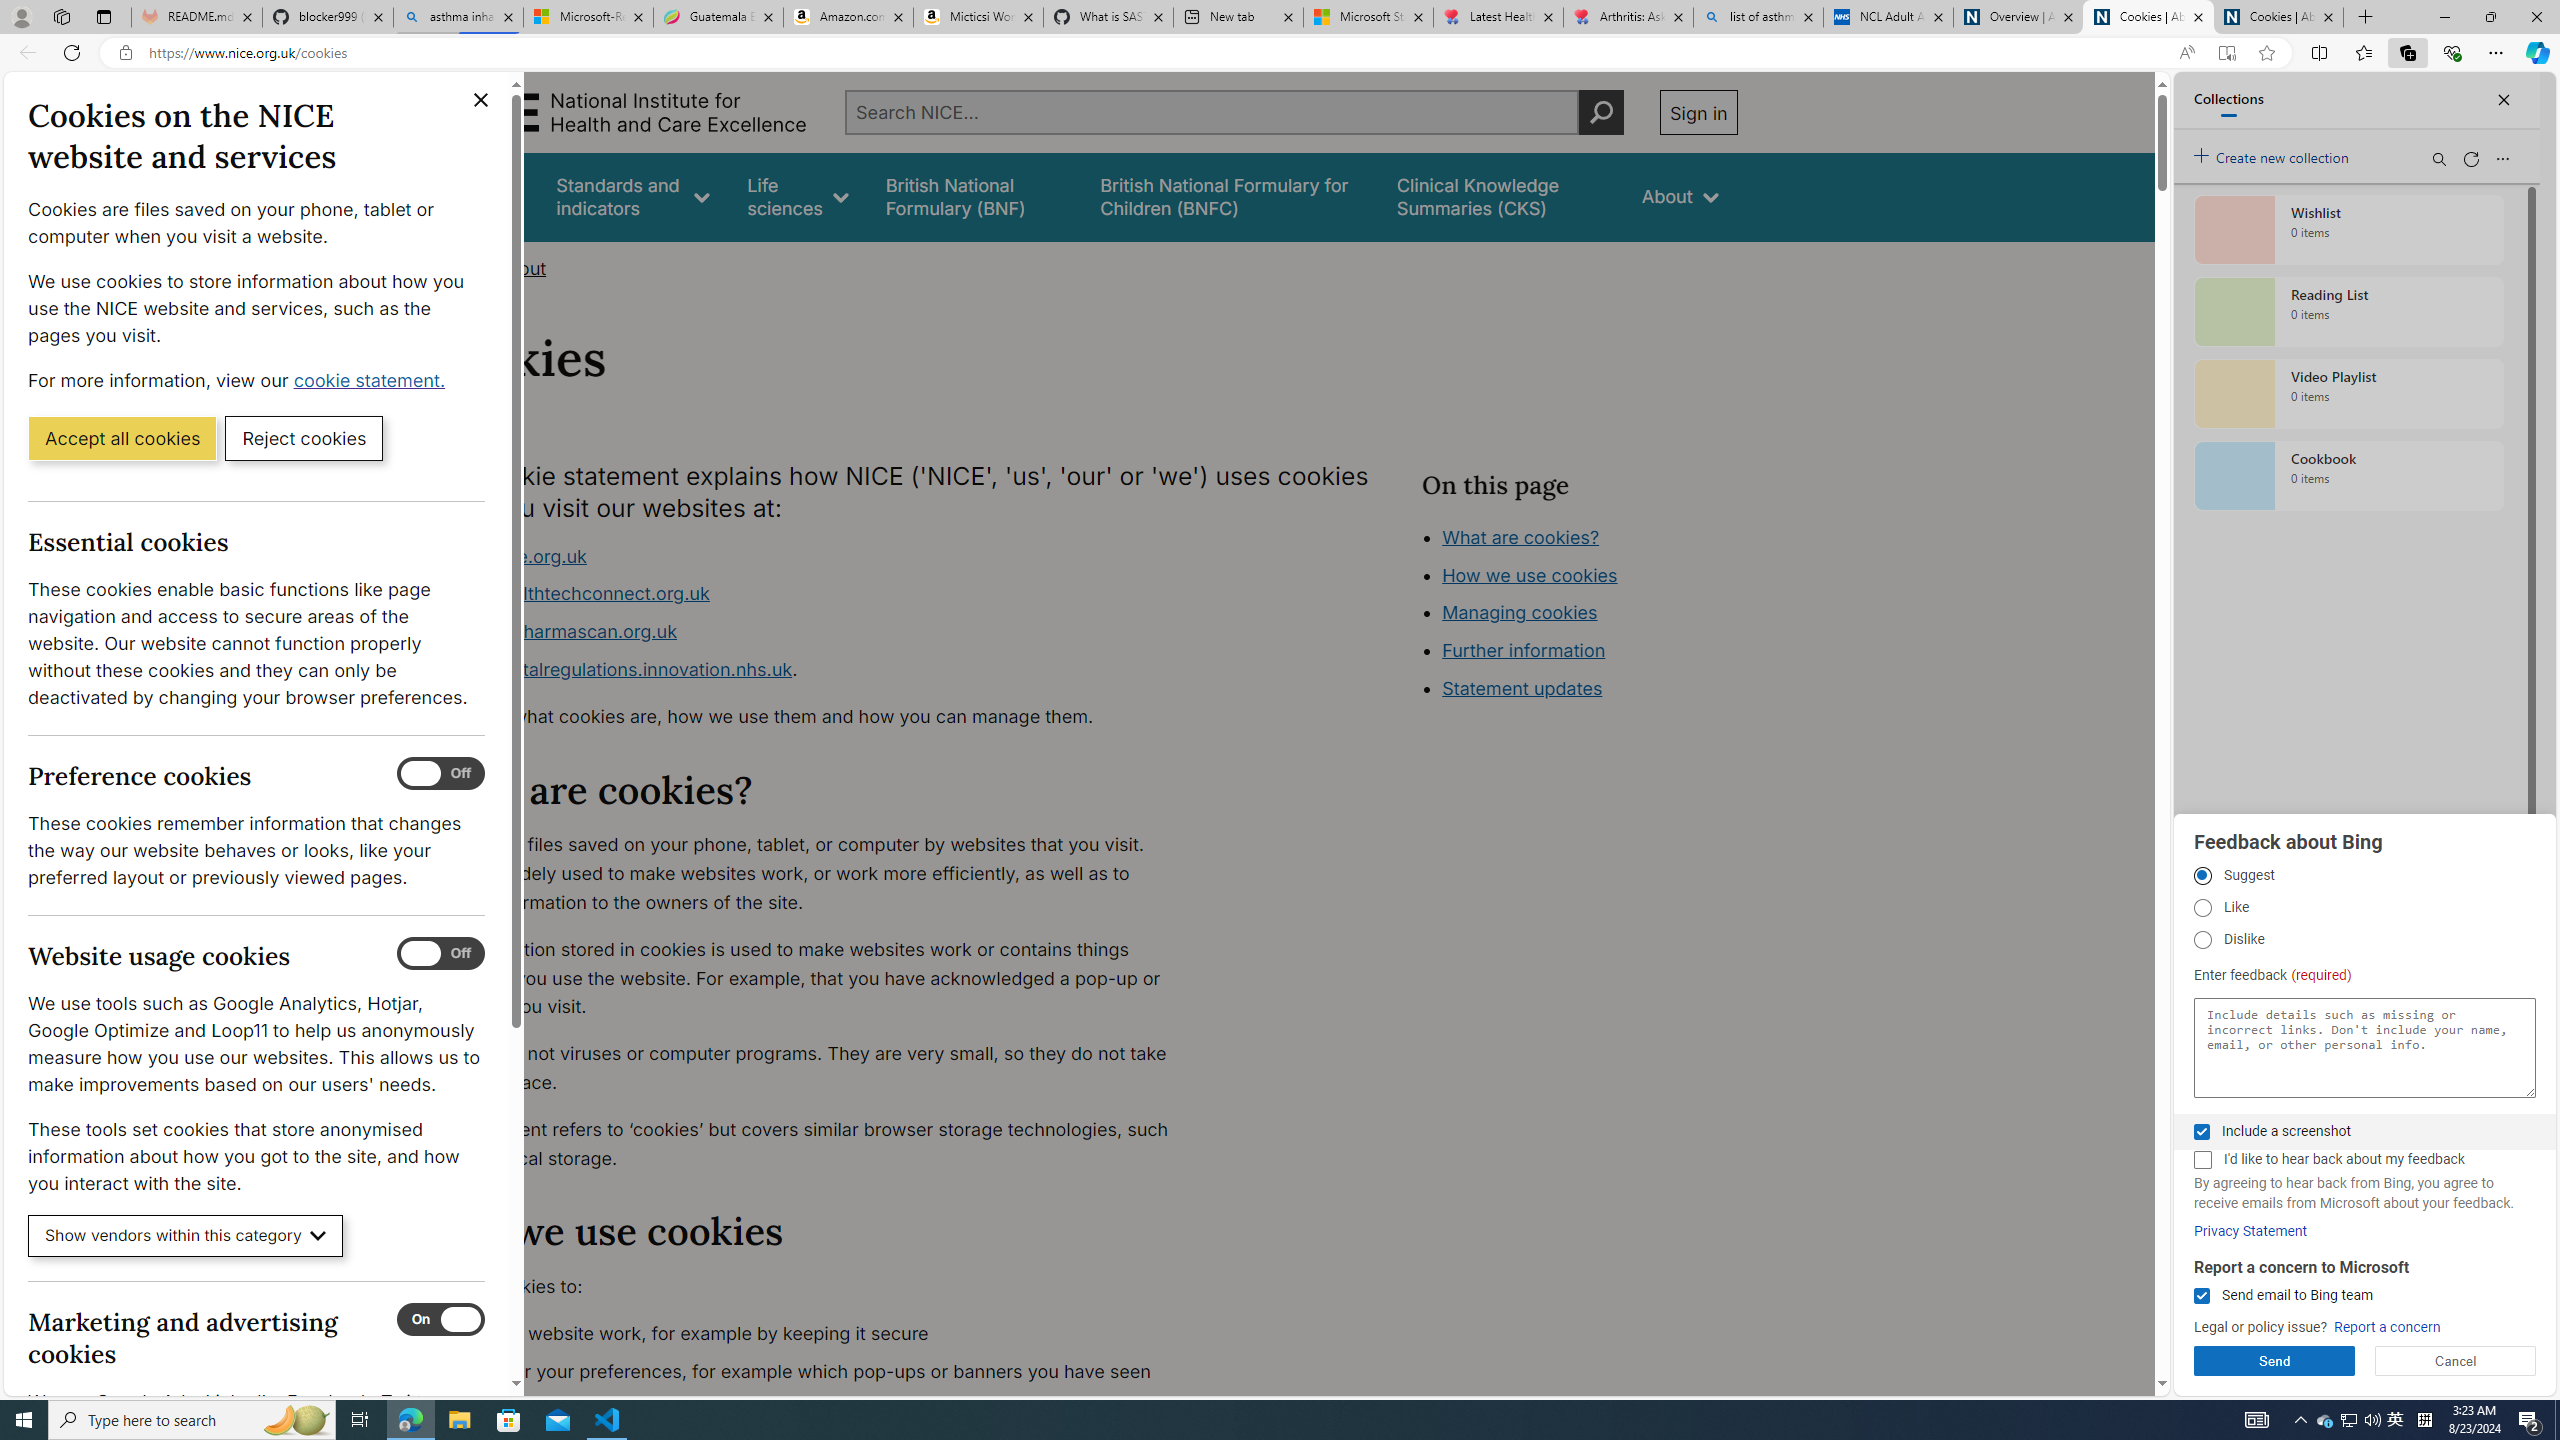 This screenshot has height=1440, width=2560. Describe the element at coordinates (1231, 196) in the screenshot. I see `'British National Formulary for Children (BNFC)'` at that location.